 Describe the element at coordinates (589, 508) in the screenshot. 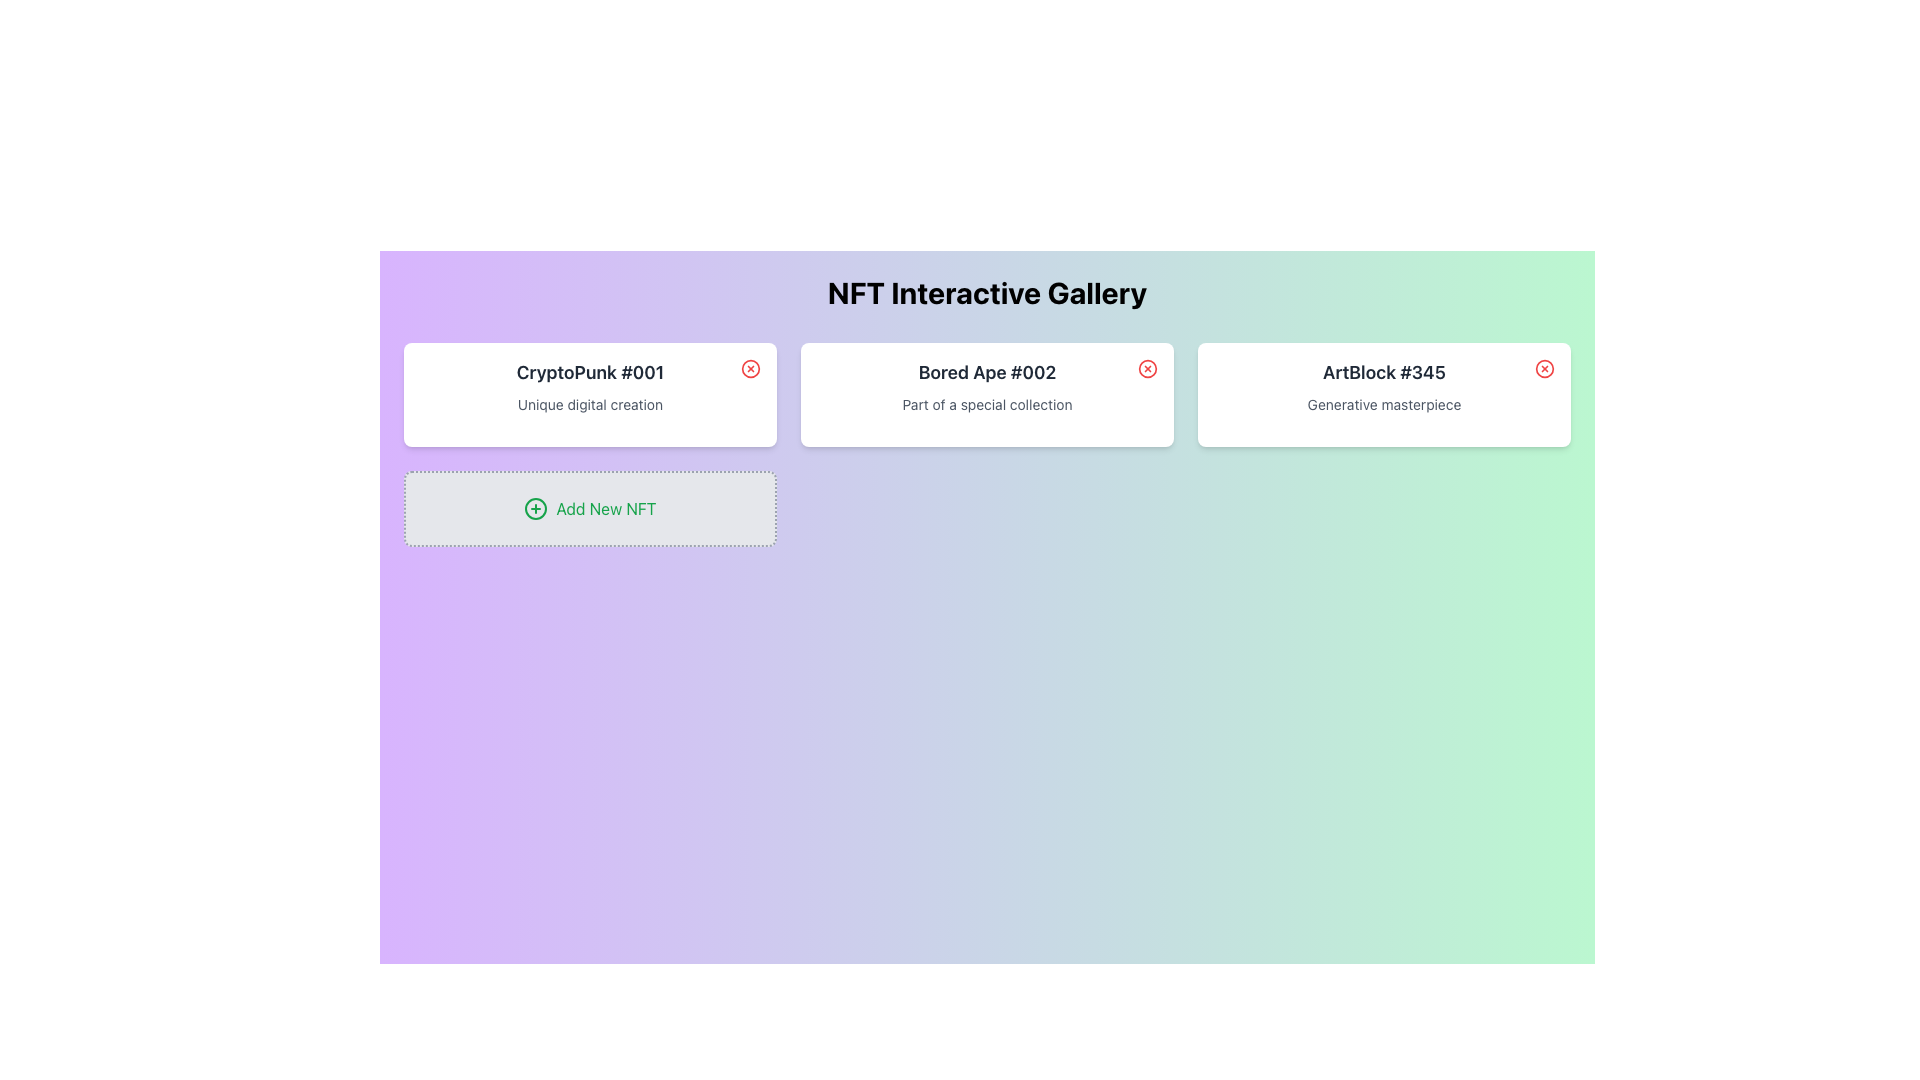

I see `the central button to initiate the creation or addition of a new NFT item, located beneath the NFT tiles labeled 'CryptoPunk #001', 'Bored Ape #002', and 'ArtBlock #345'` at that location.